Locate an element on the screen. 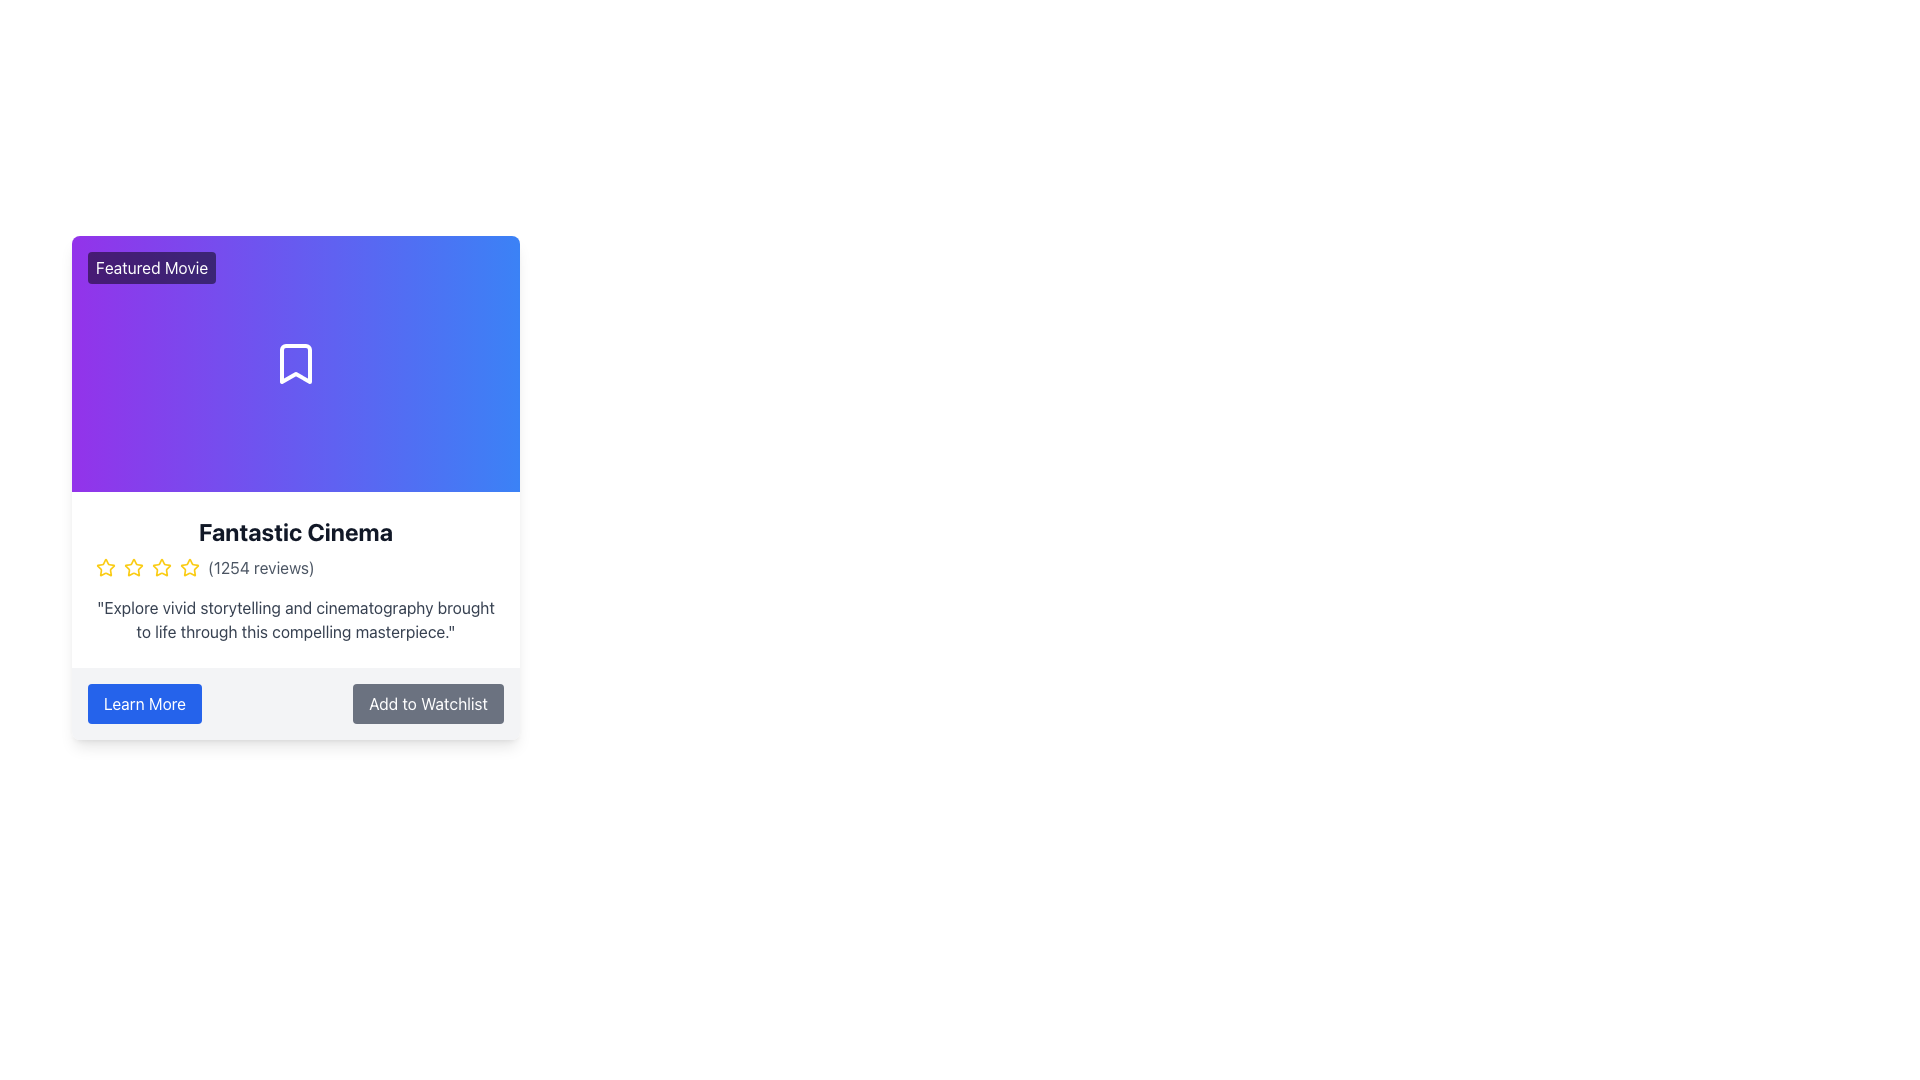 This screenshot has width=1920, height=1080. the bookmark-shaped icon with a folded-in bottom design, located within the card area under the 'Featured Movie' label is located at coordinates (295, 363).